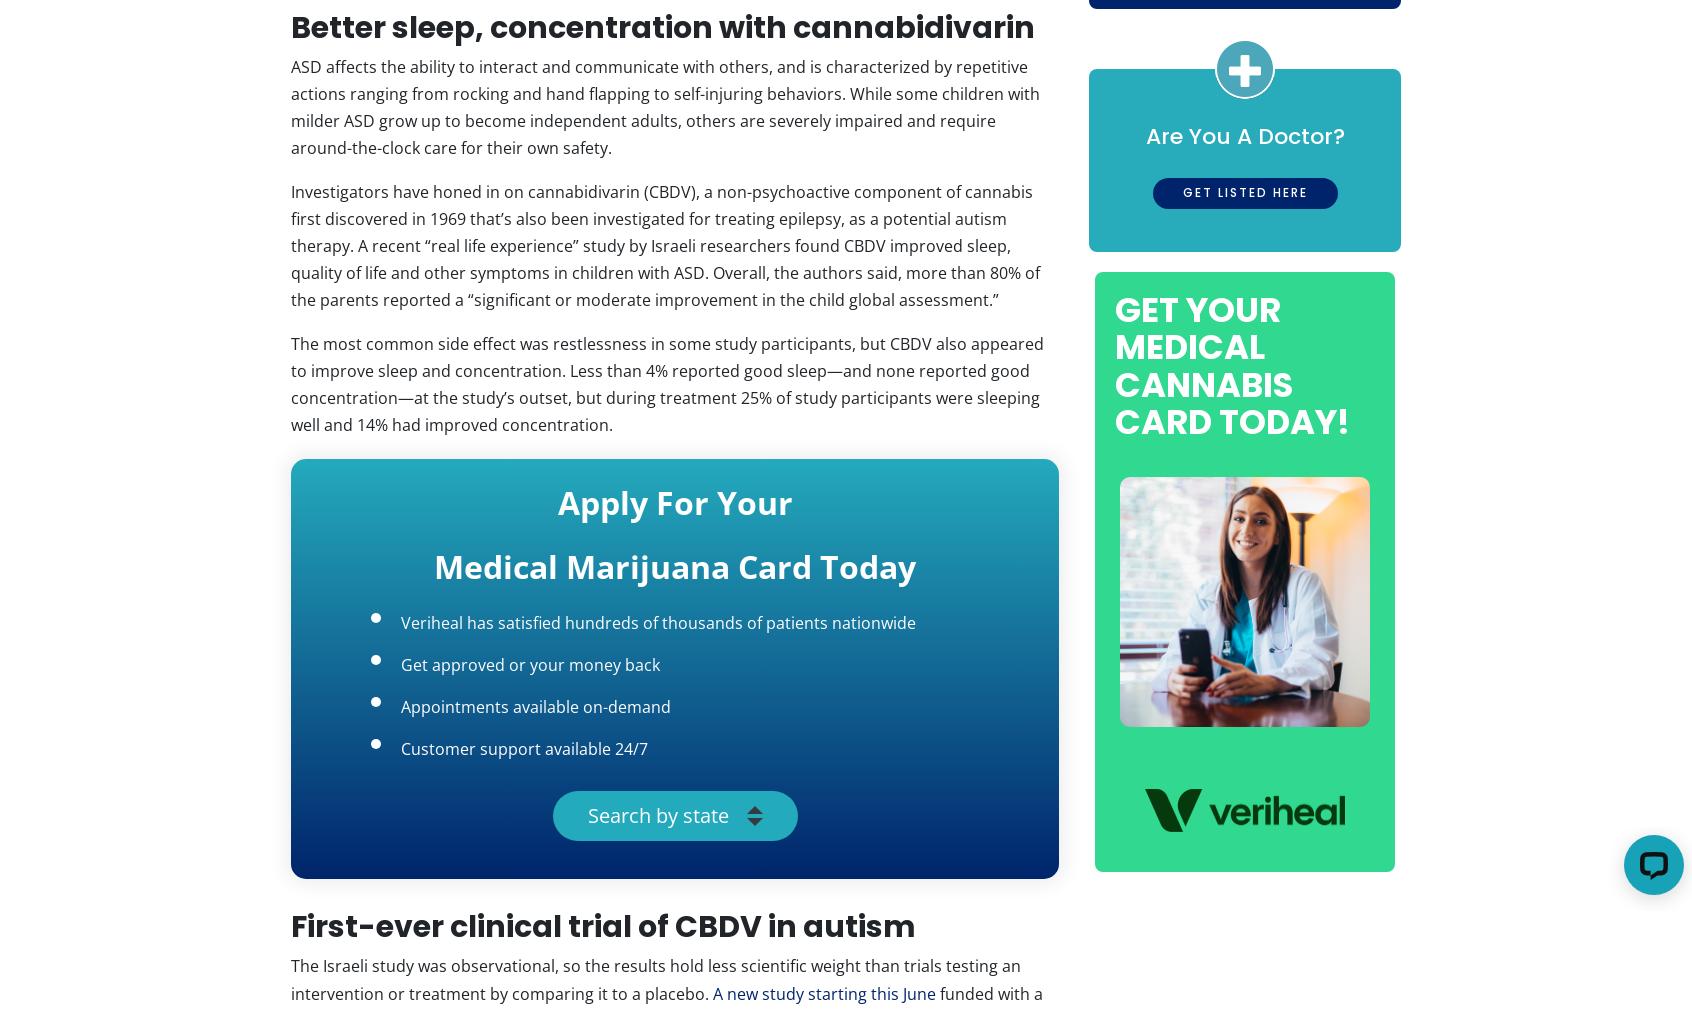 The height and width of the screenshot is (1009, 1692). What do you see at coordinates (674, 501) in the screenshot?
I see `'Apply For Your'` at bounding box center [674, 501].